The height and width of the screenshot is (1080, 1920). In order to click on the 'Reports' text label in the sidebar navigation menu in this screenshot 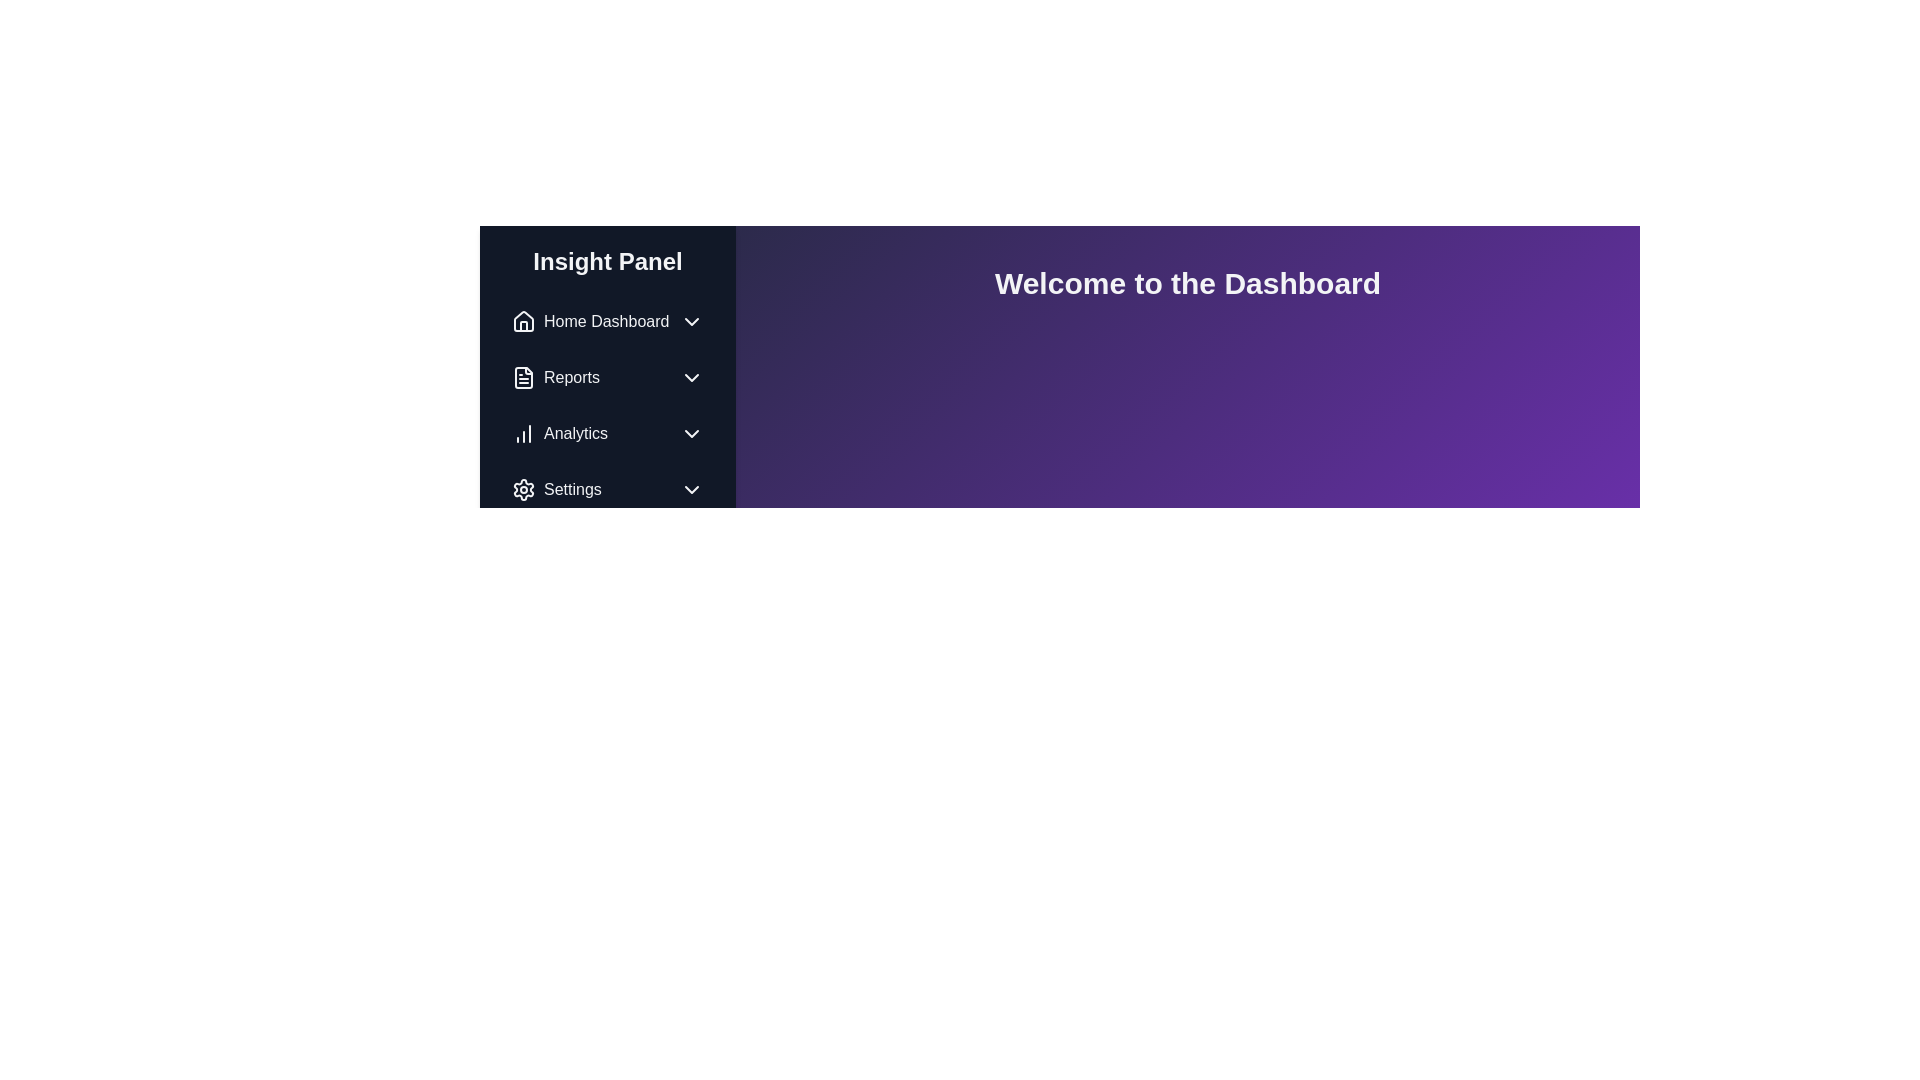, I will do `click(570, 378)`.